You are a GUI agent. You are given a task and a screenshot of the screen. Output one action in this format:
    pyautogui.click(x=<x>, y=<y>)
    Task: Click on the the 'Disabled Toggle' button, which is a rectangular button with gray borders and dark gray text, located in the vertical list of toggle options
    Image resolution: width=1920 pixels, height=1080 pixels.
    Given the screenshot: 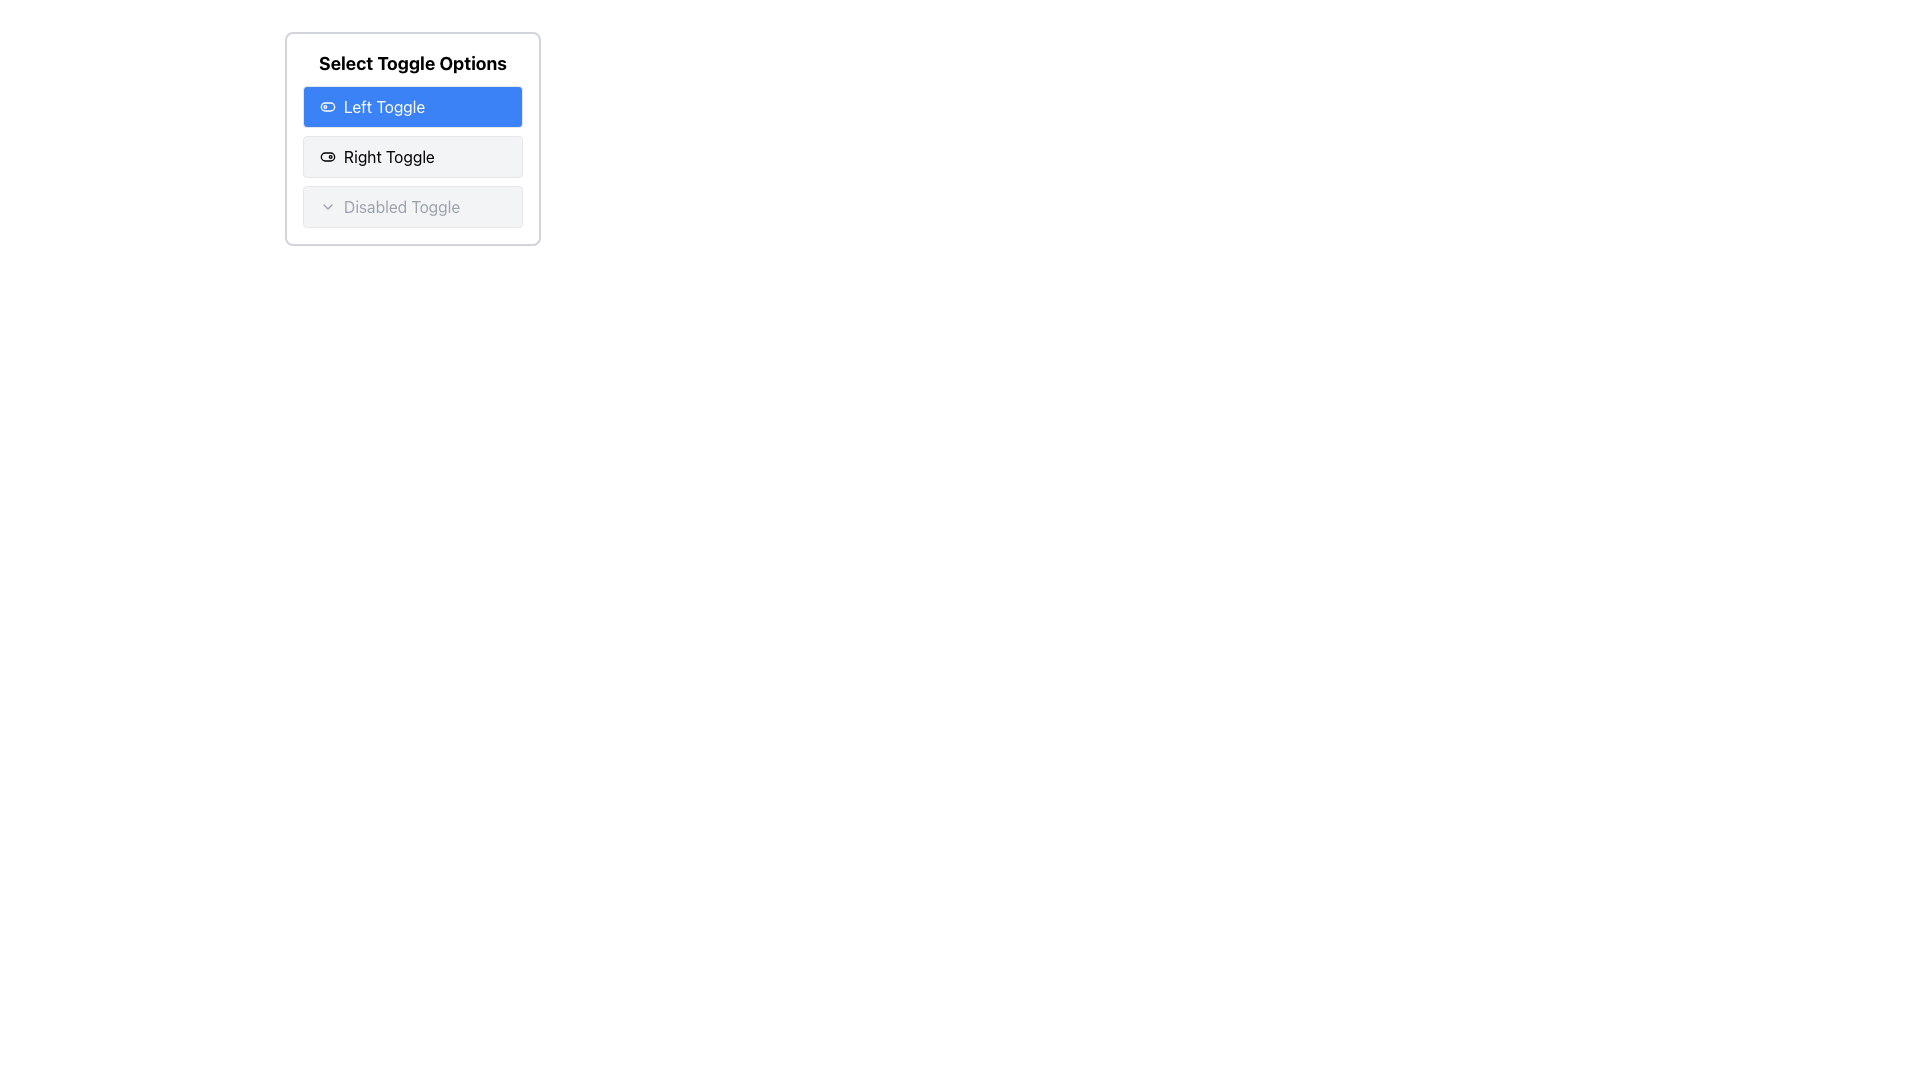 What is the action you would take?
    pyautogui.click(x=411, y=207)
    